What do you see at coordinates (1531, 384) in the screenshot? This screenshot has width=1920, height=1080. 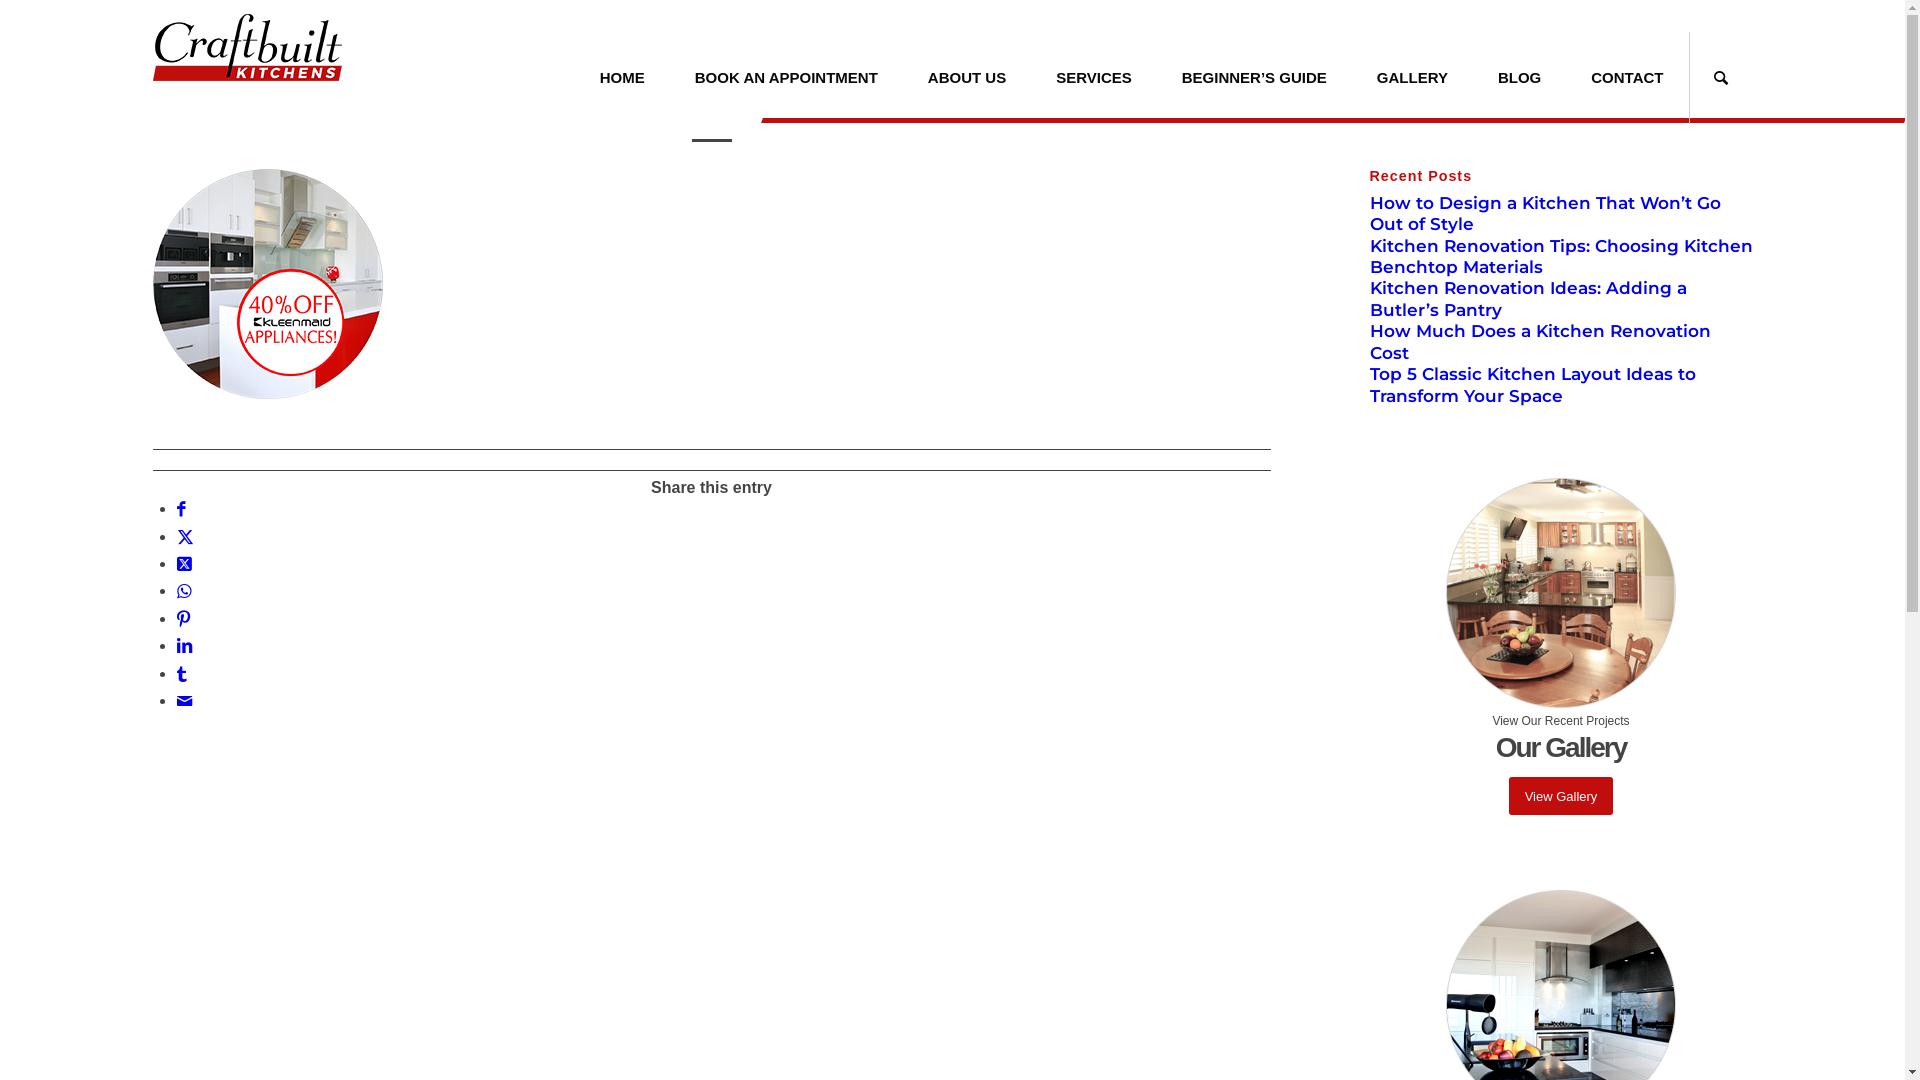 I see `'Top 5 Classic Kitchen Layout Ideas to Transform Your Space'` at bounding box center [1531, 384].